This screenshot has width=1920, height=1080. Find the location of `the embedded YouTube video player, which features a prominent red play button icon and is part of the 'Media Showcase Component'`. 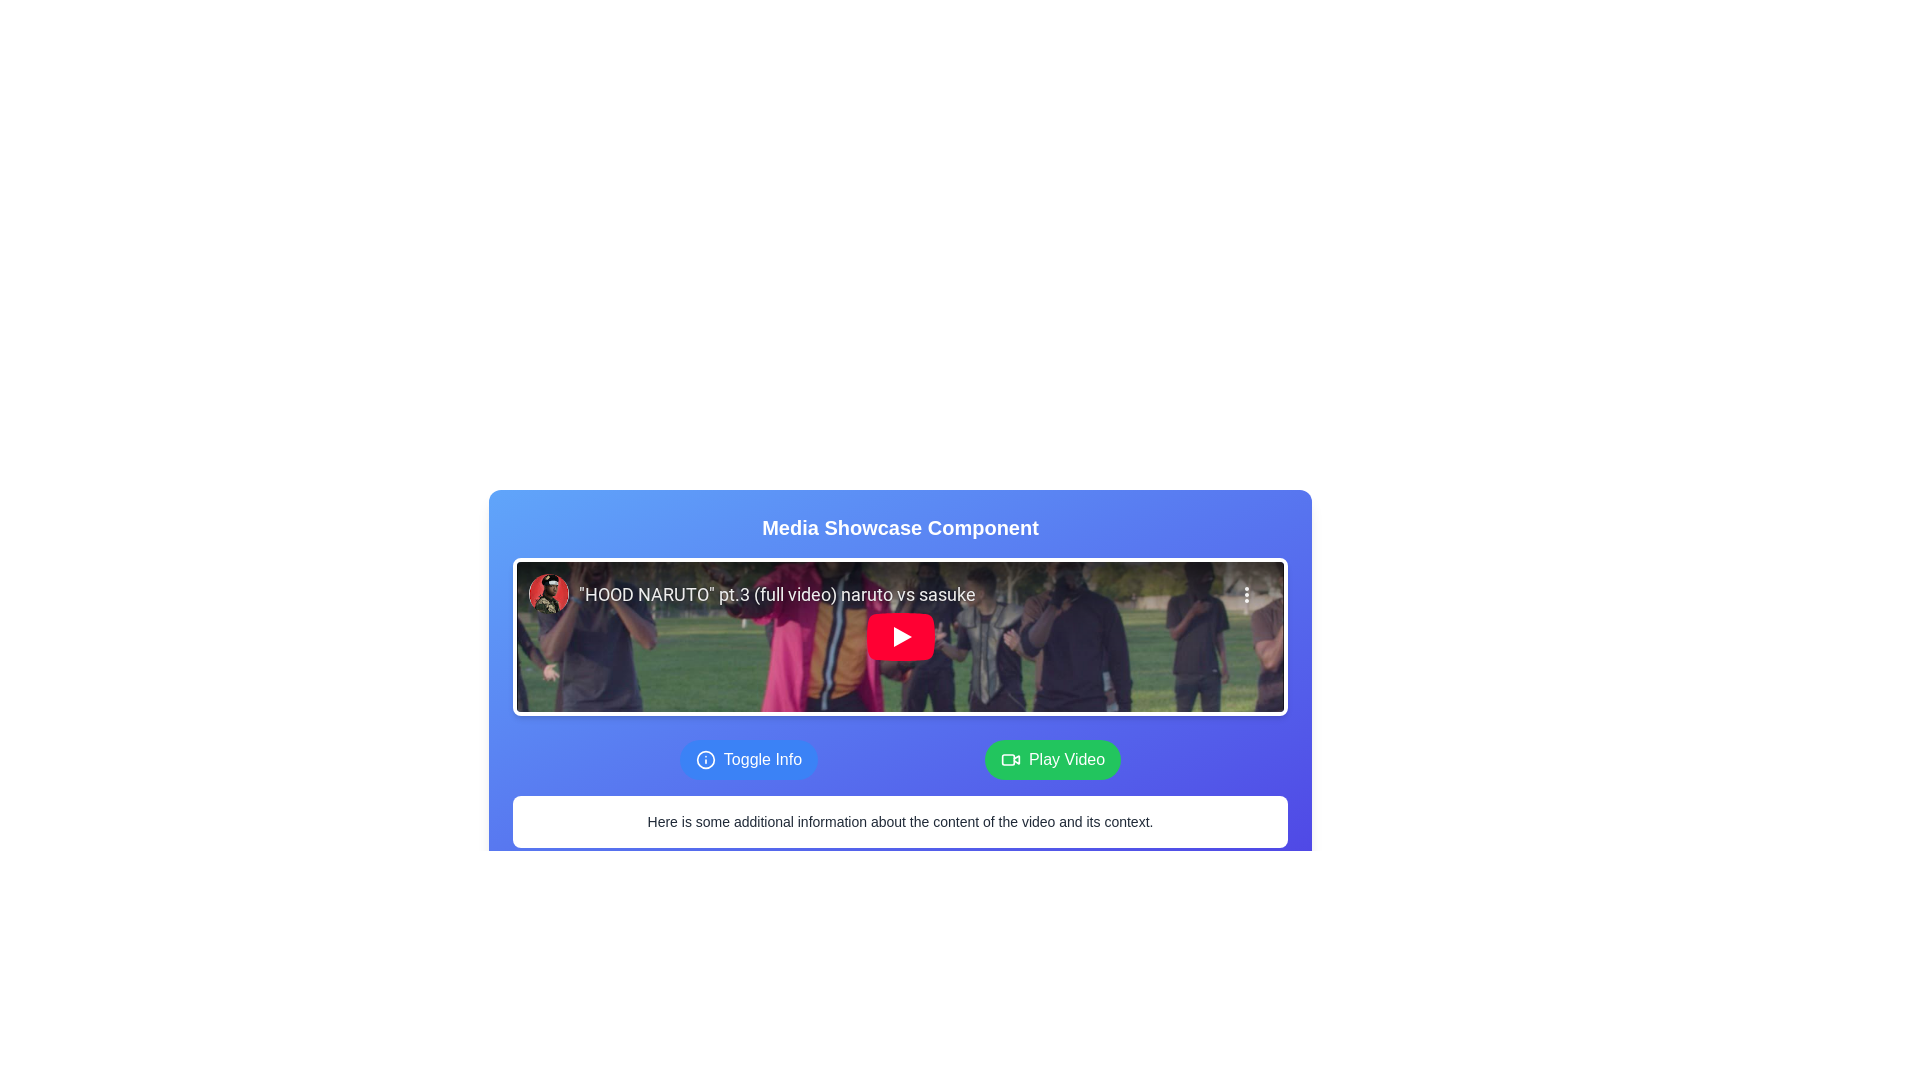

the embedded YouTube video player, which features a prominent red play button icon and is part of the 'Media Showcase Component' is located at coordinates (899, 636).